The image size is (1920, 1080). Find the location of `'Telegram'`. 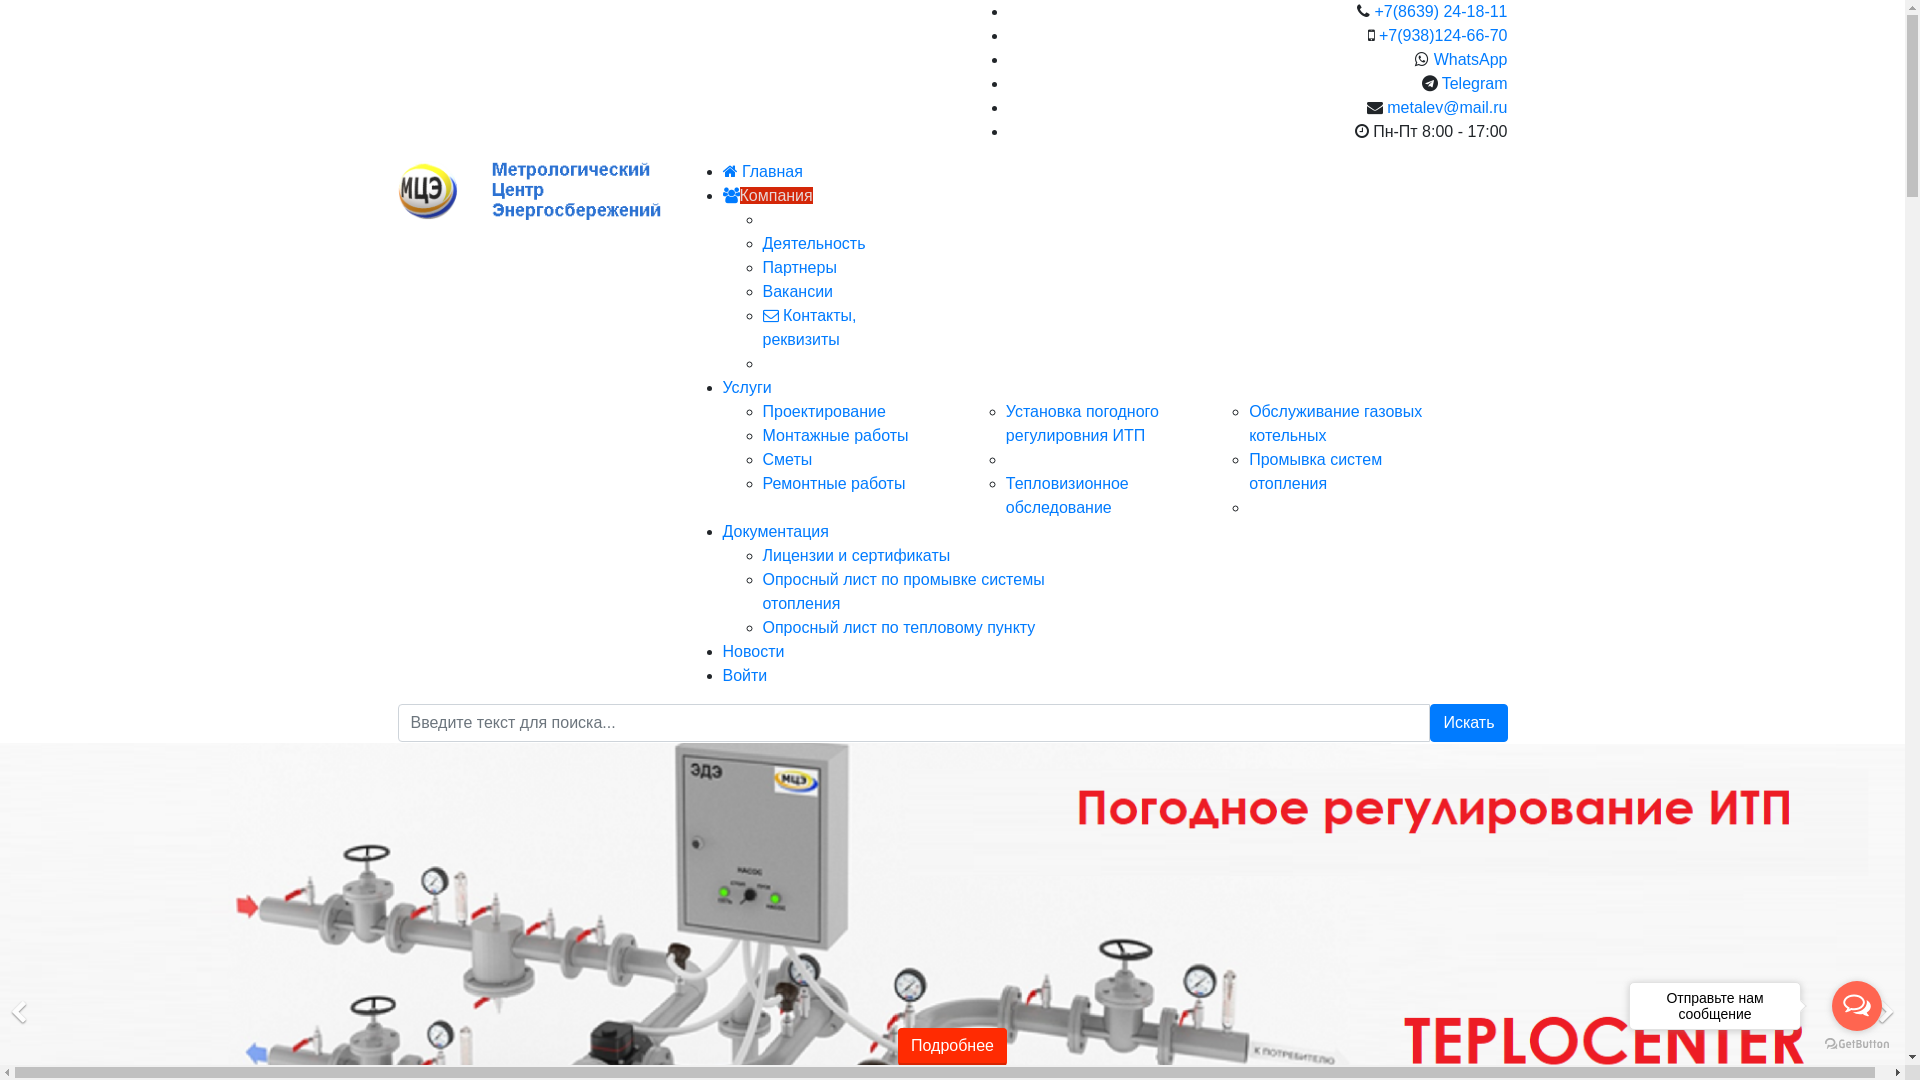

'Telegram' is located at coordinates (1474, 82).